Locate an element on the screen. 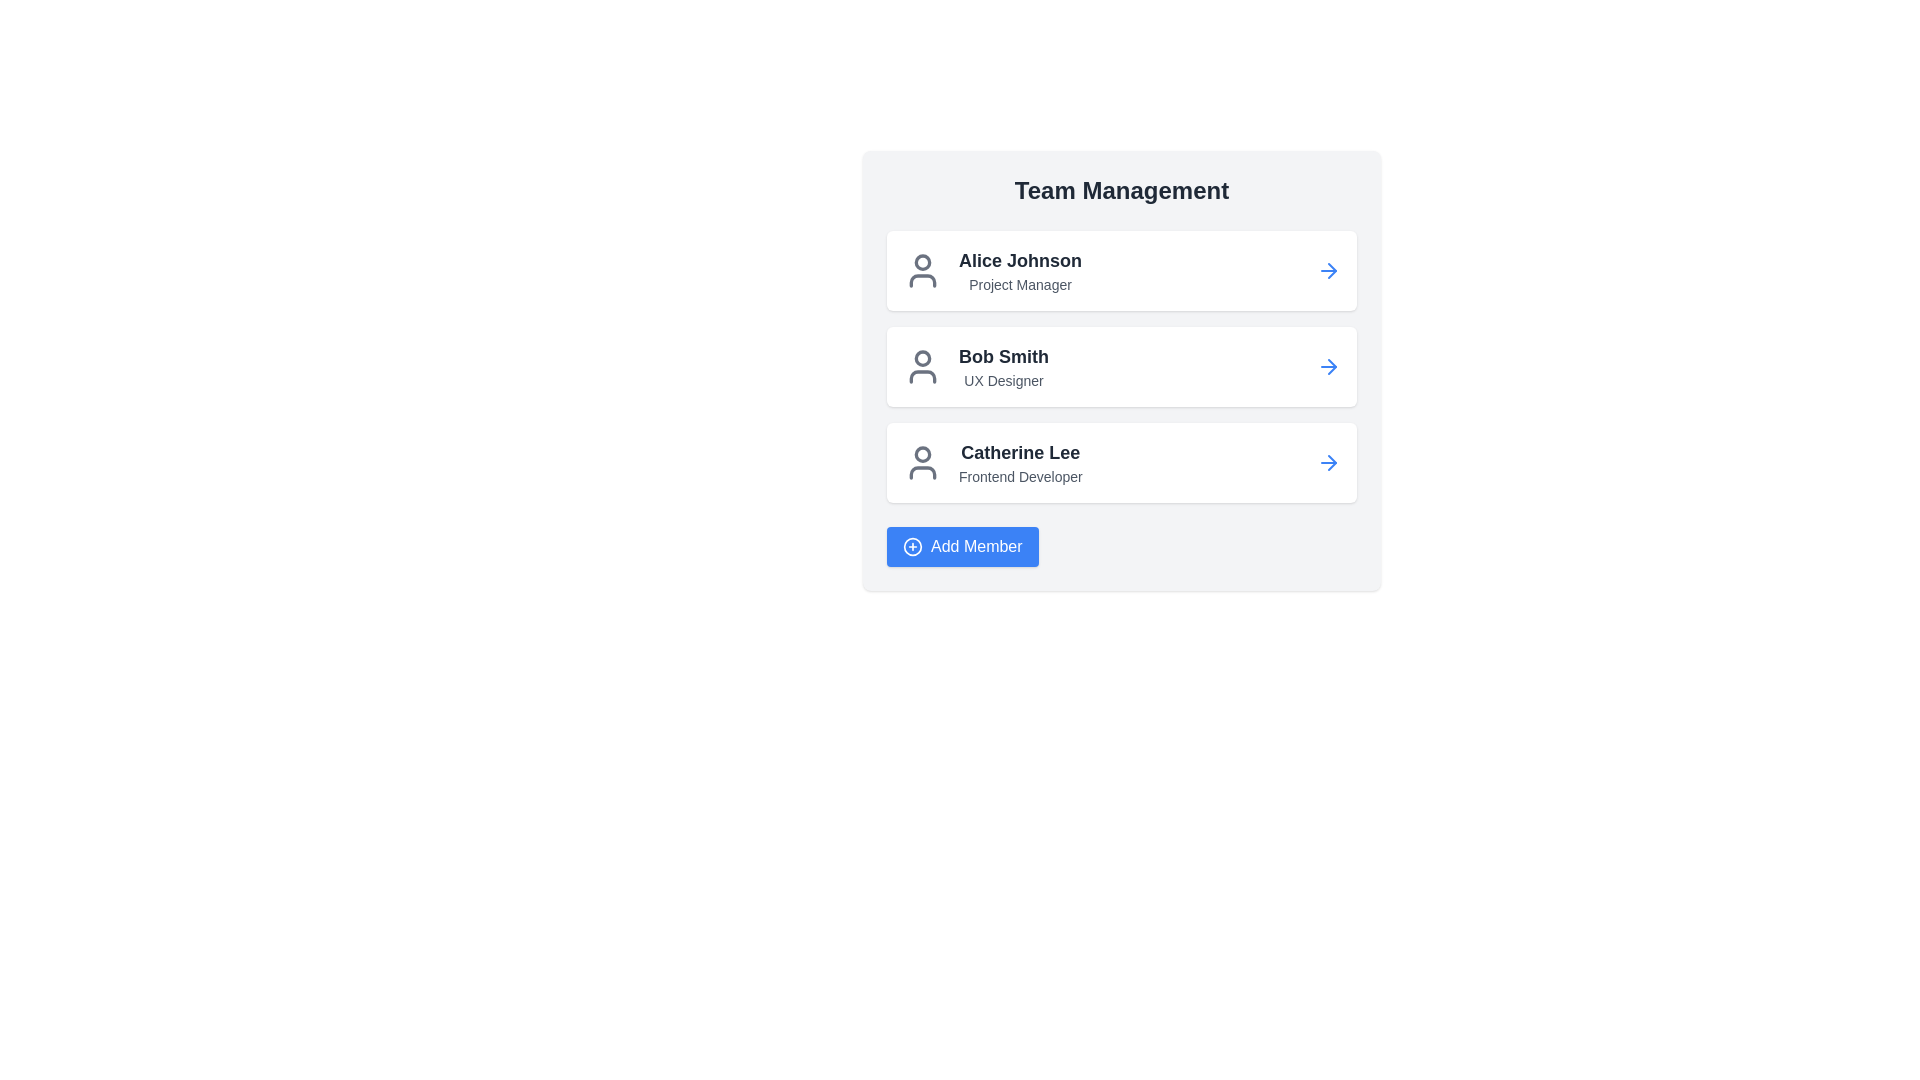 This screenshot has width=1920, height=1080. the static text label 'UX Designer' which is styled in a smaller, gray-colored font, located directly below 'Bob Smith' in the team members list is located at coordinates (1003, 381).